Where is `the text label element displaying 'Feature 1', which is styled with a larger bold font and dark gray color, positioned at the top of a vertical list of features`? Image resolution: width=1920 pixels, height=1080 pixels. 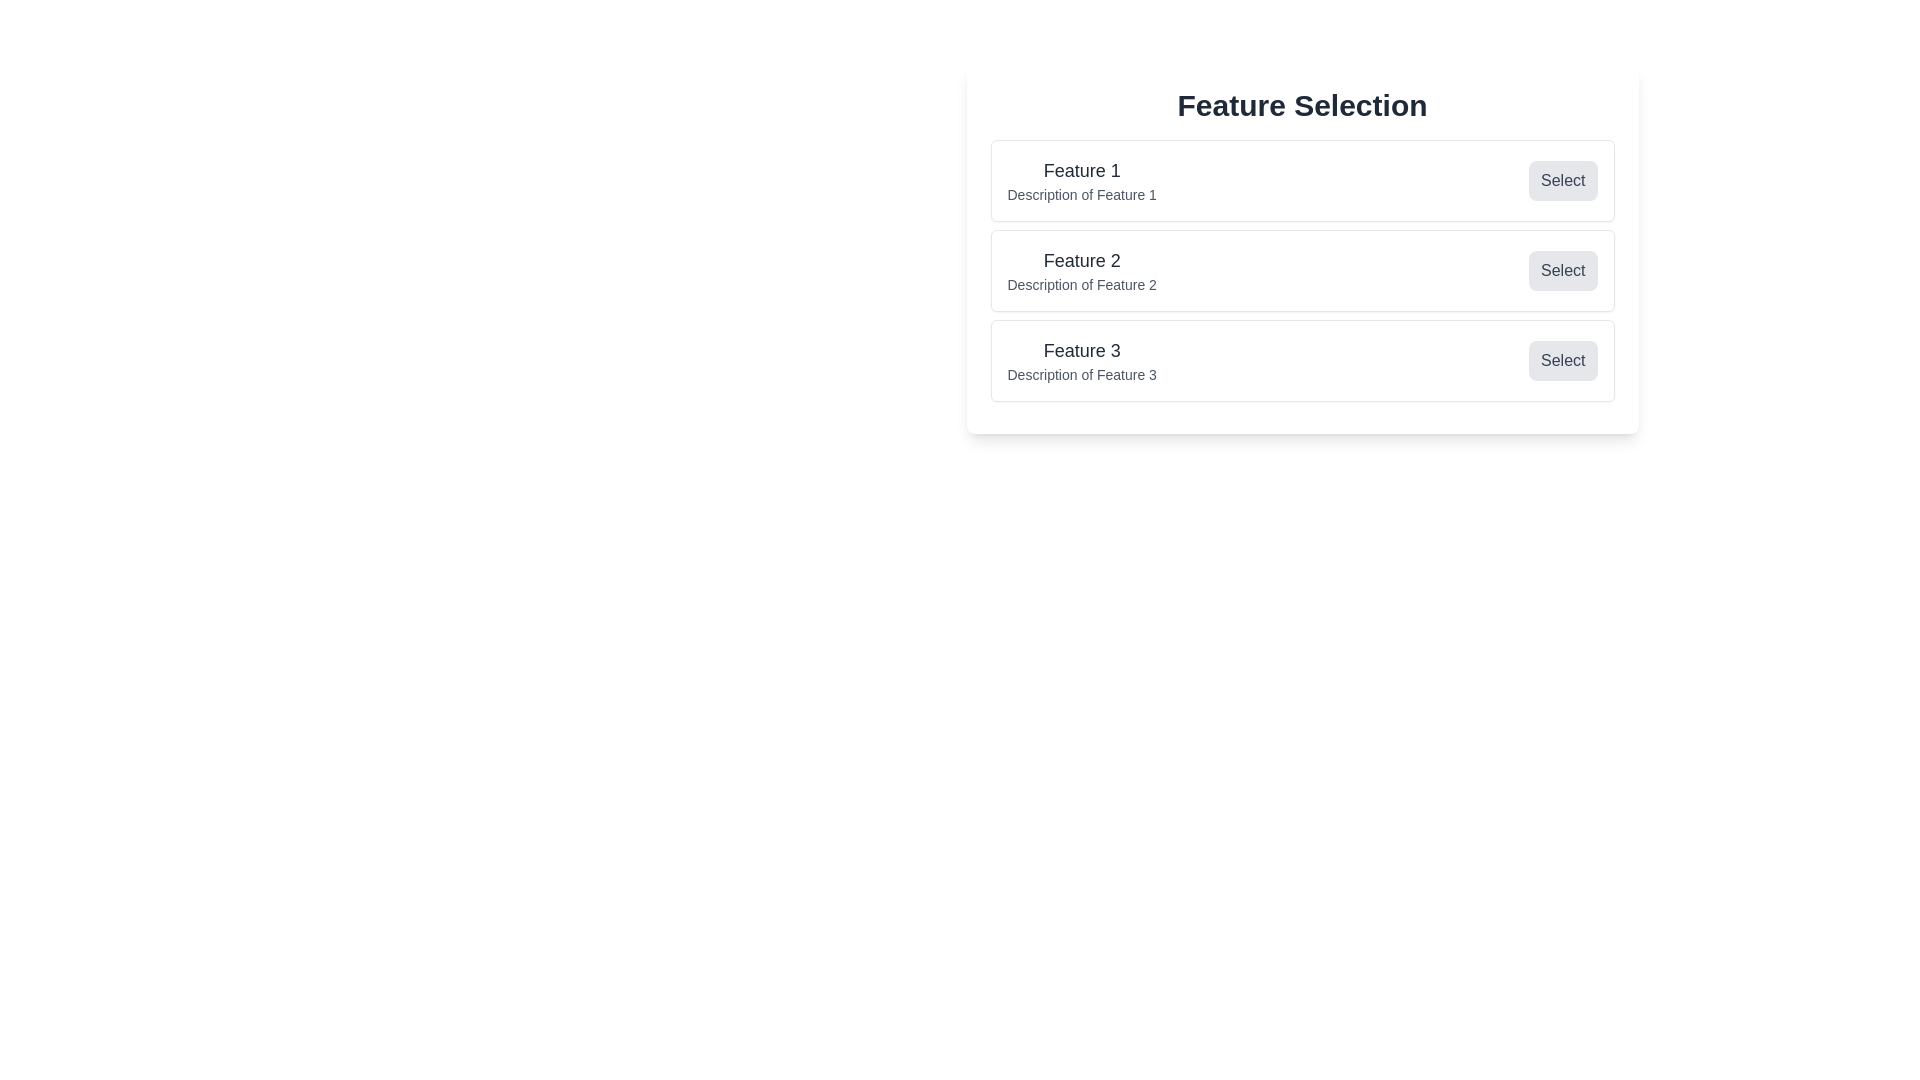 the text label element displaying 'Feature 1', which is styled with a larger bold font and dark gray color, positioned at the top of a vertical list of features is located at coordinates (1081, 169).